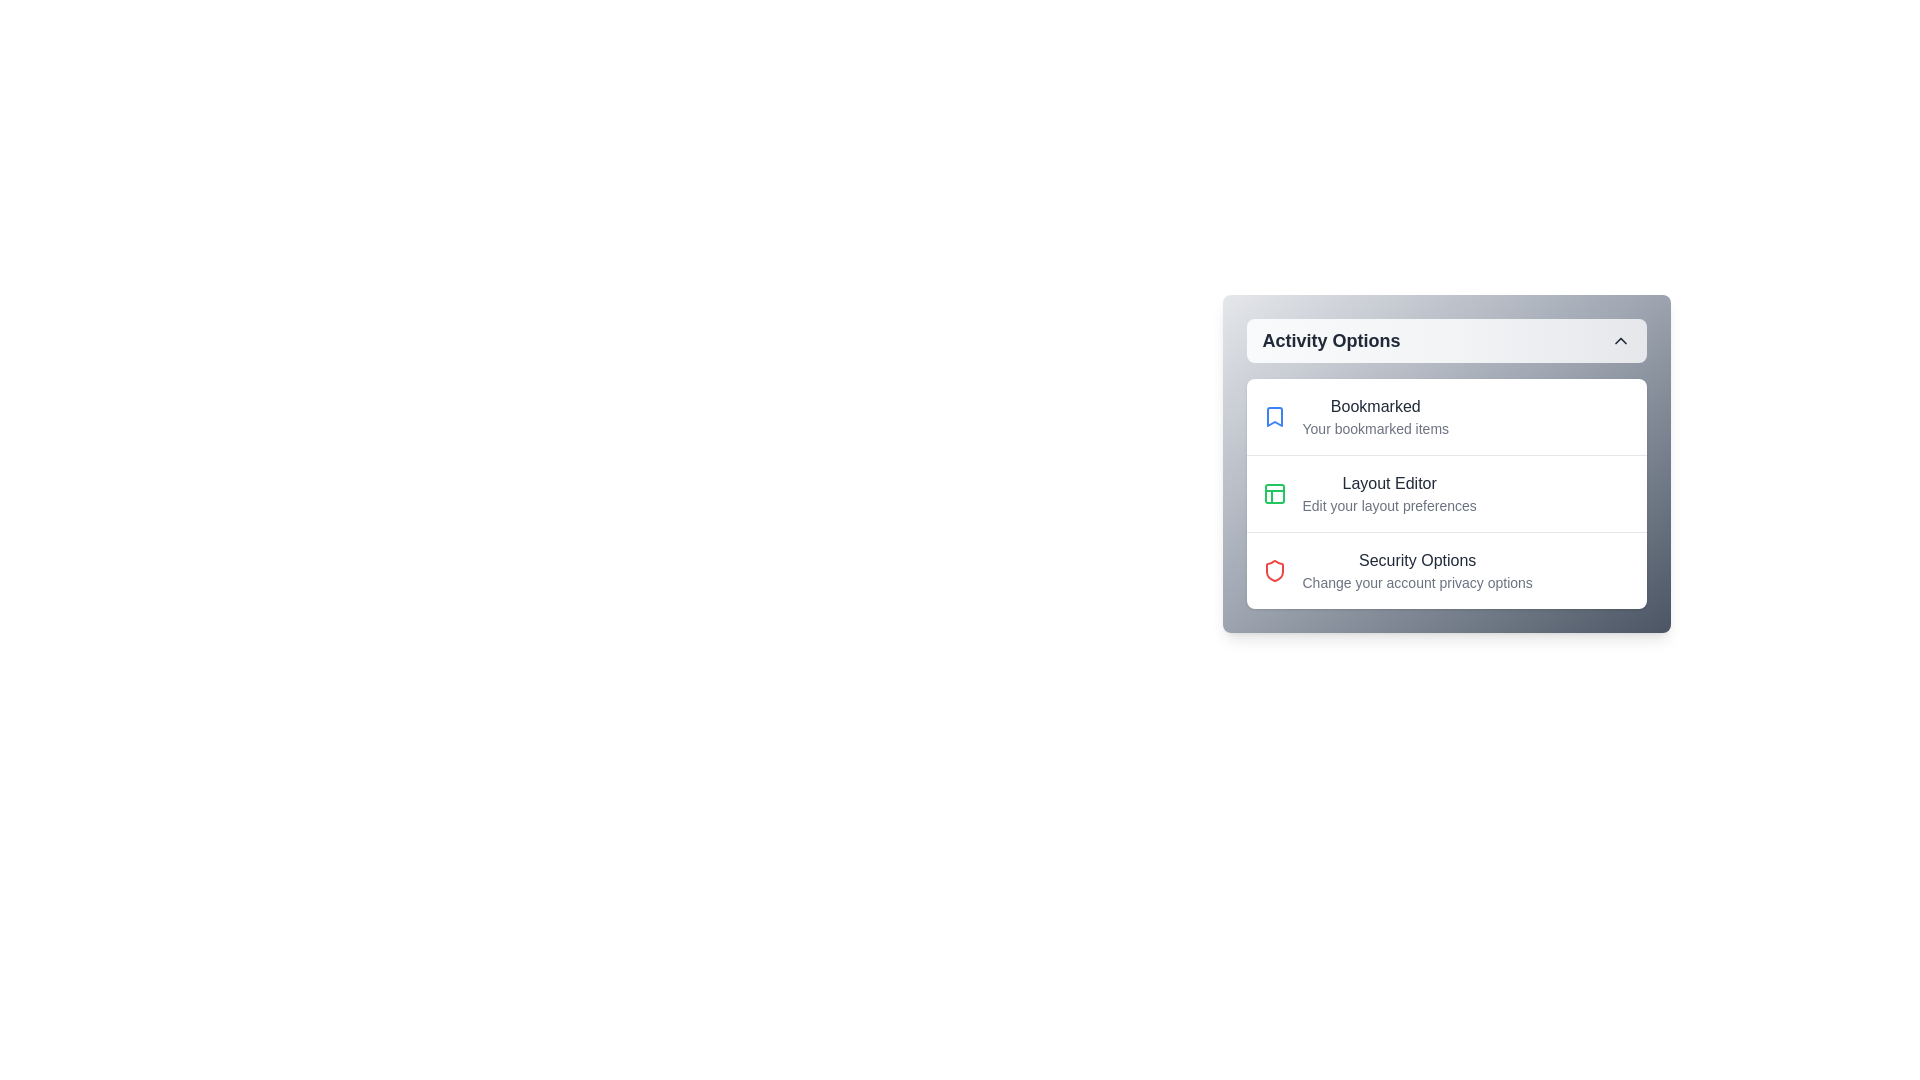  What do you see at coordinates (1388, 483) in the screenshot?
I see `the 'Layout Editor' text label, which is styled in bold dark gray and is part of the options list within the 'Activity Options' card` at bounding box center [1388, 483].